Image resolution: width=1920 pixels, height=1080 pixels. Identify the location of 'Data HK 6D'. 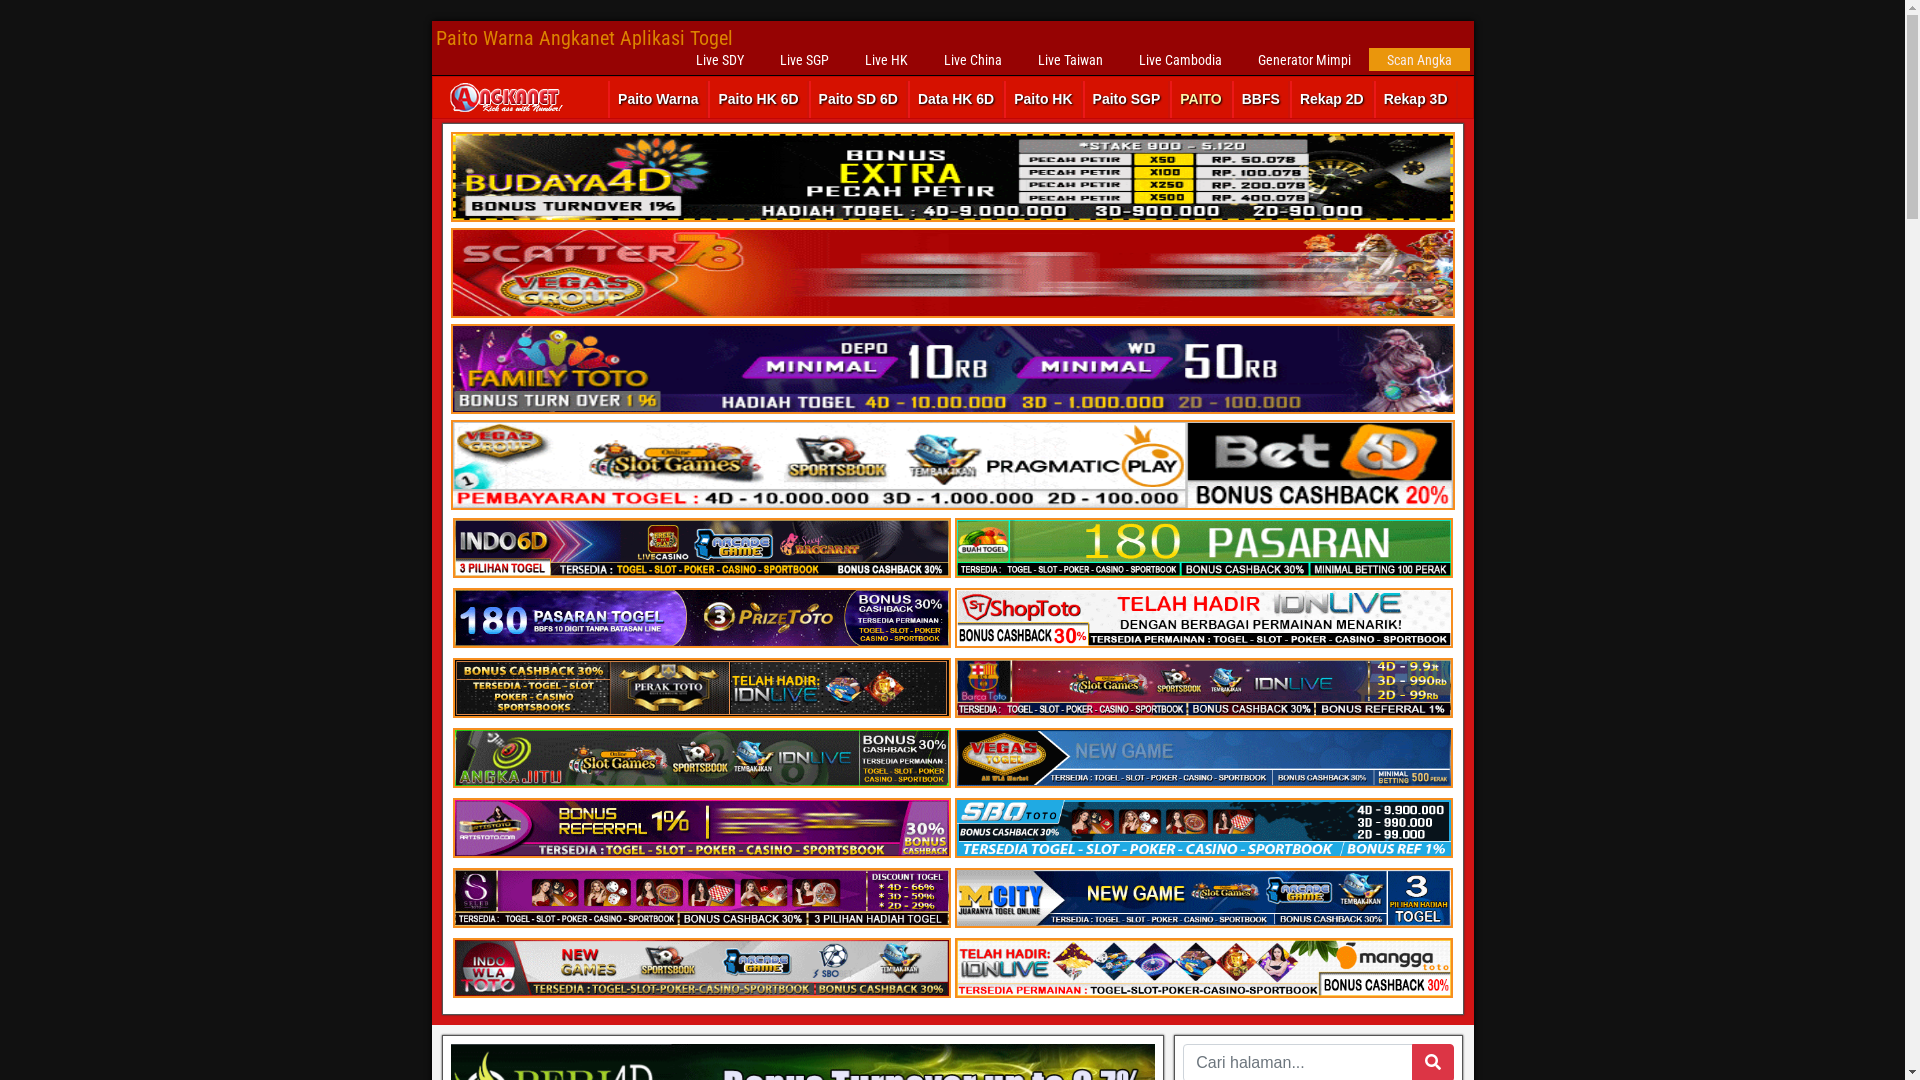
(954, 99).